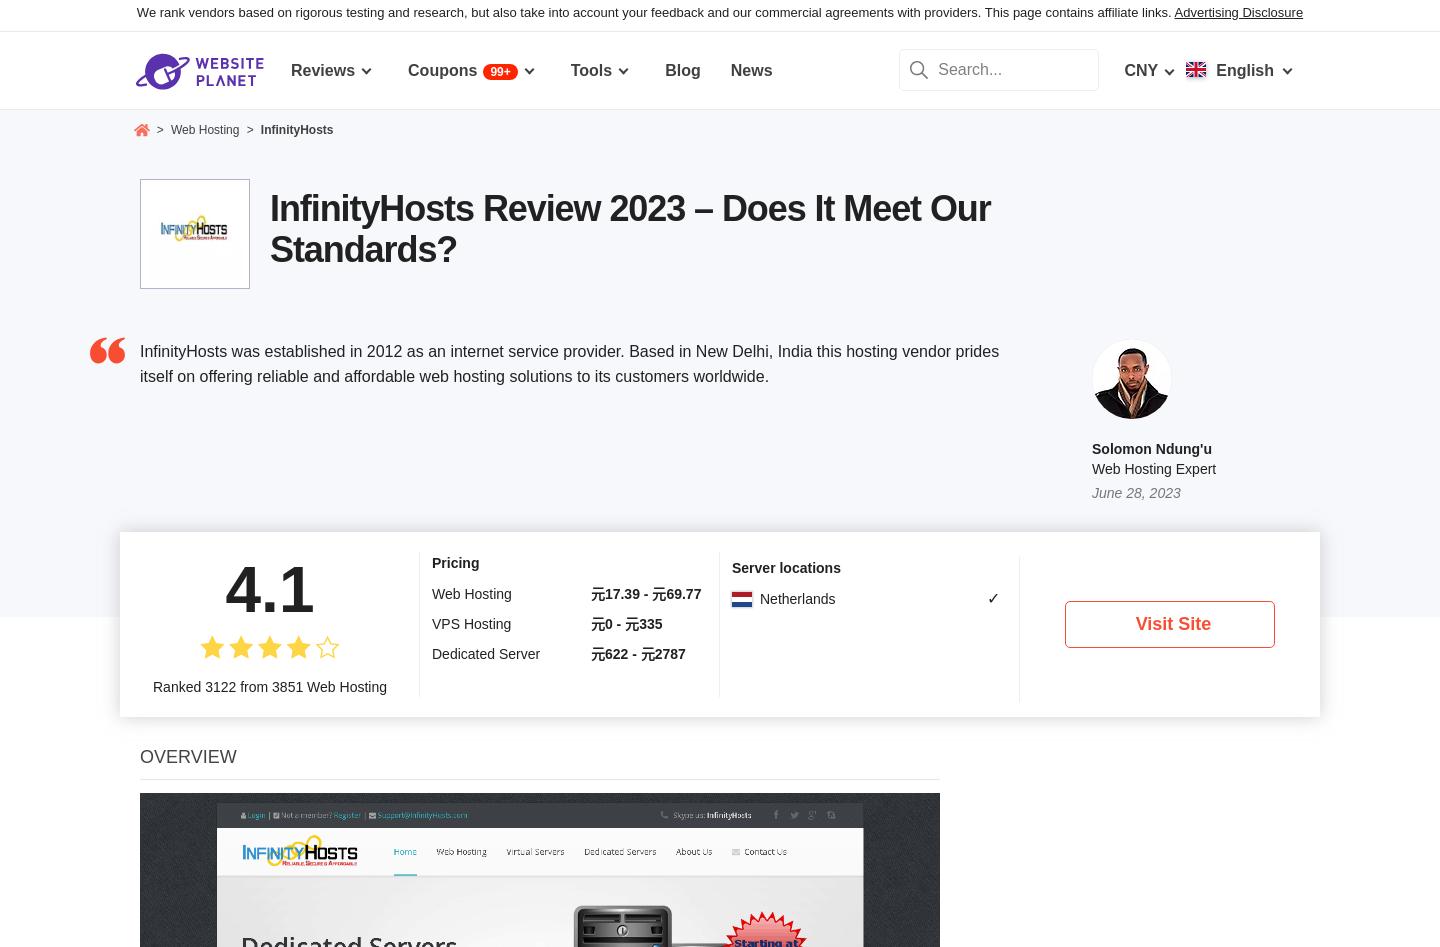 Image resolution: width=1440 pixels, height=947 pixels. What do you see at coordinates (234, 547) in the screenshot?
I see `'Free instant setup'` at bounding box center [234, 547].